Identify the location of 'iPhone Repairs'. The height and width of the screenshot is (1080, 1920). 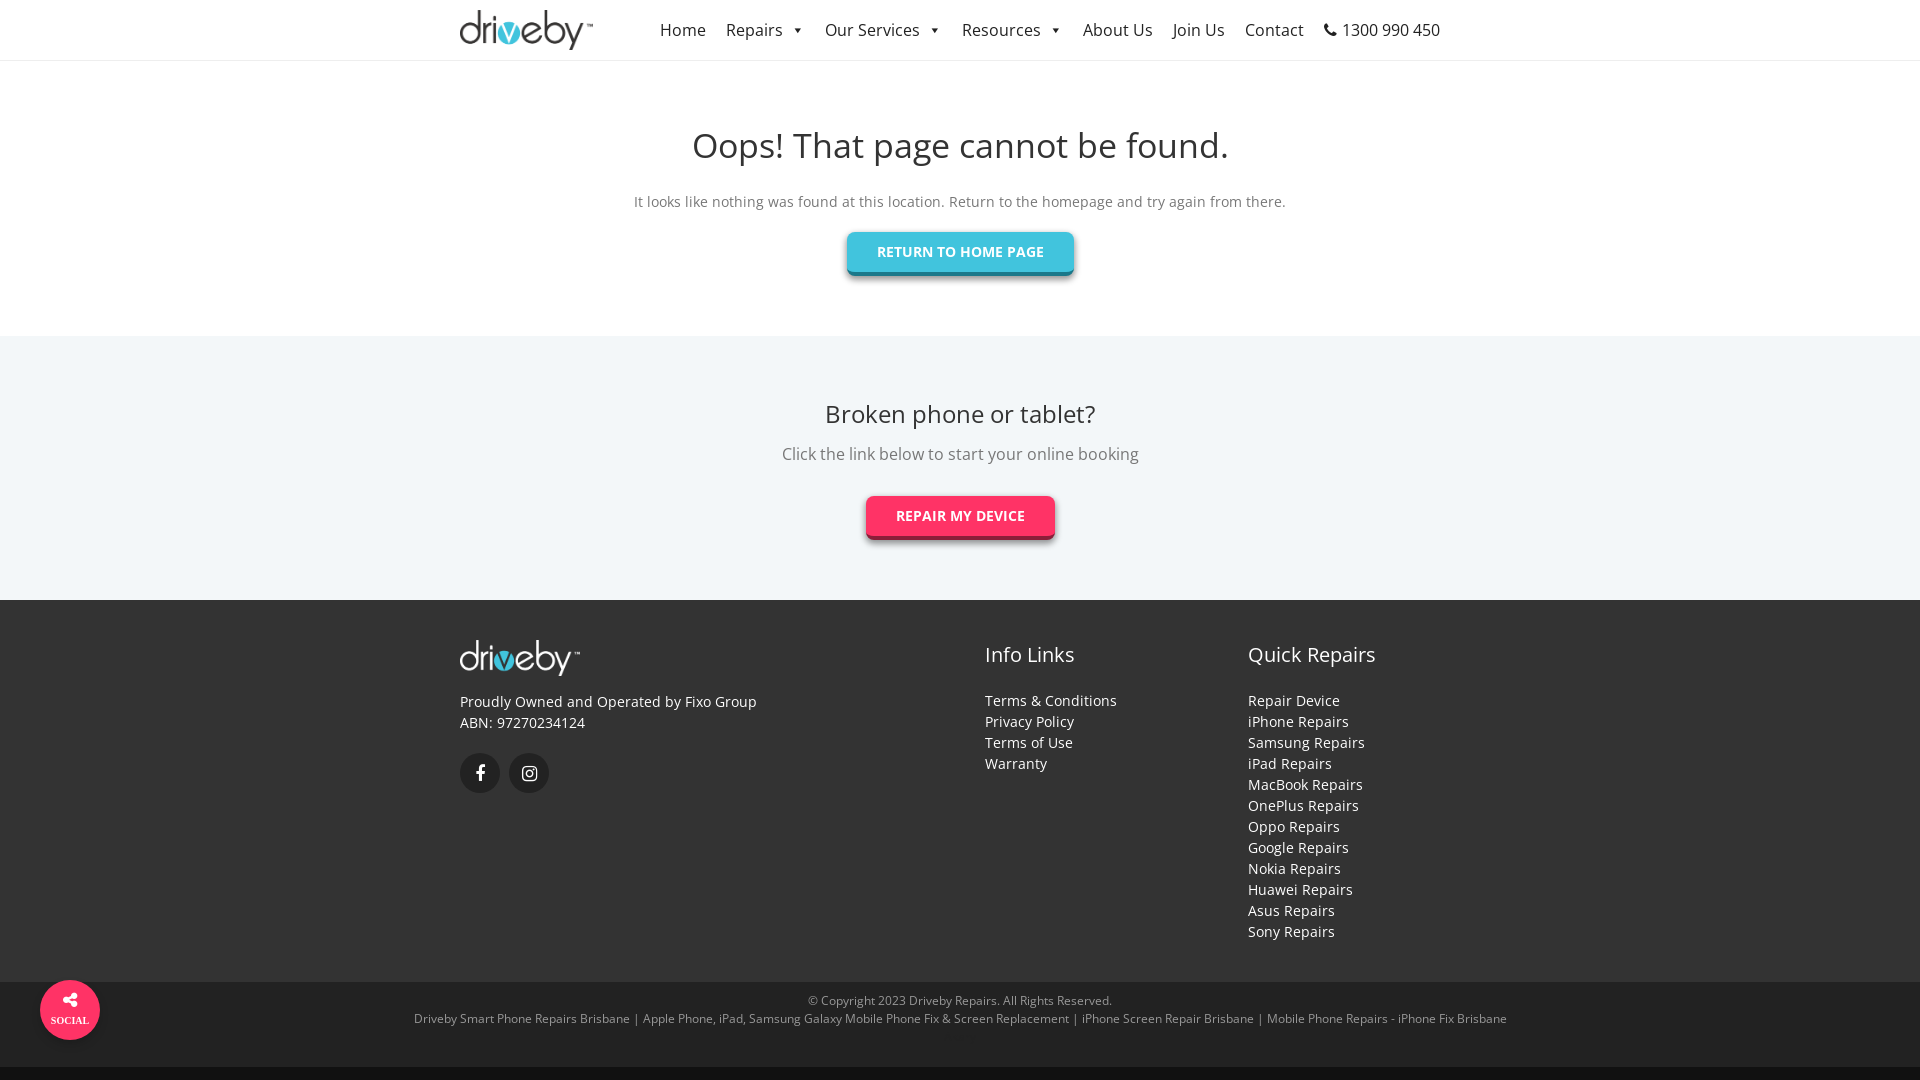
(1298, 721).